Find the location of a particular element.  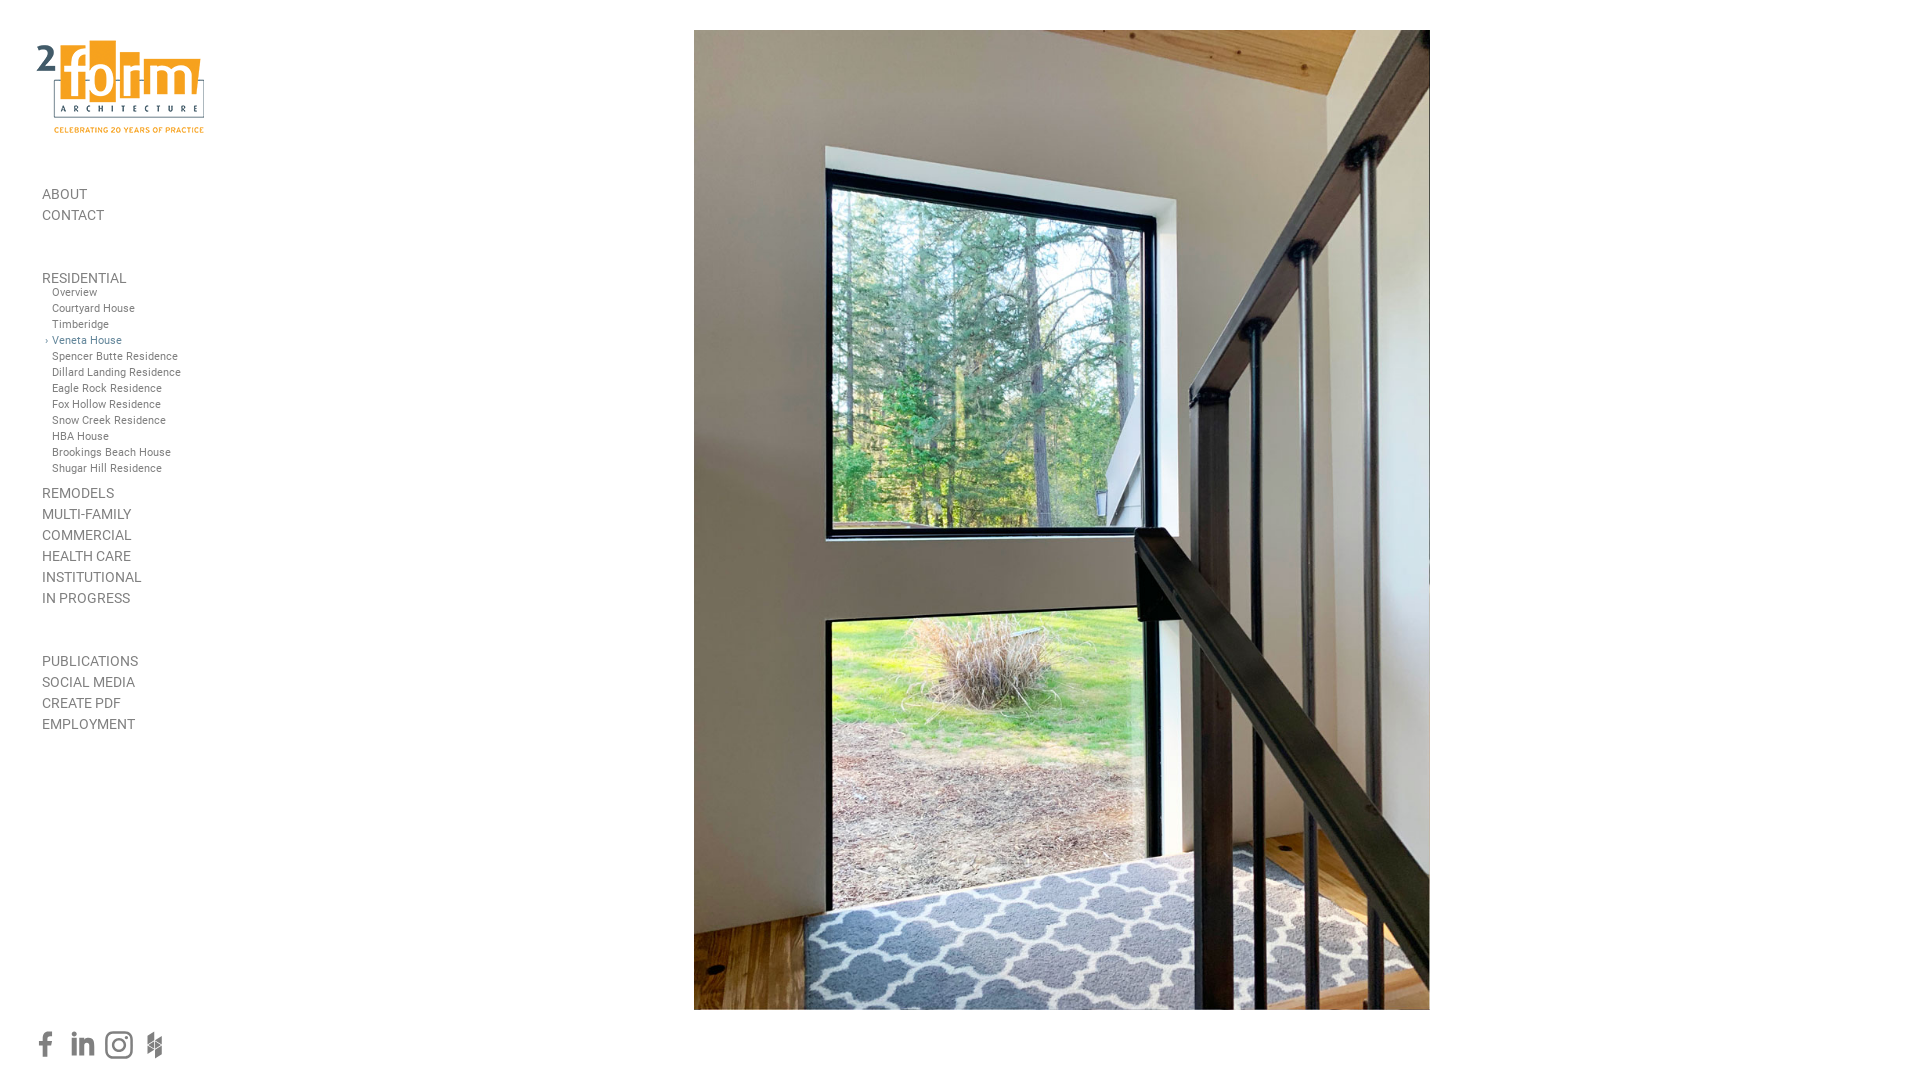

'PUBLICATIONS' is located at coordinates (89, 660).